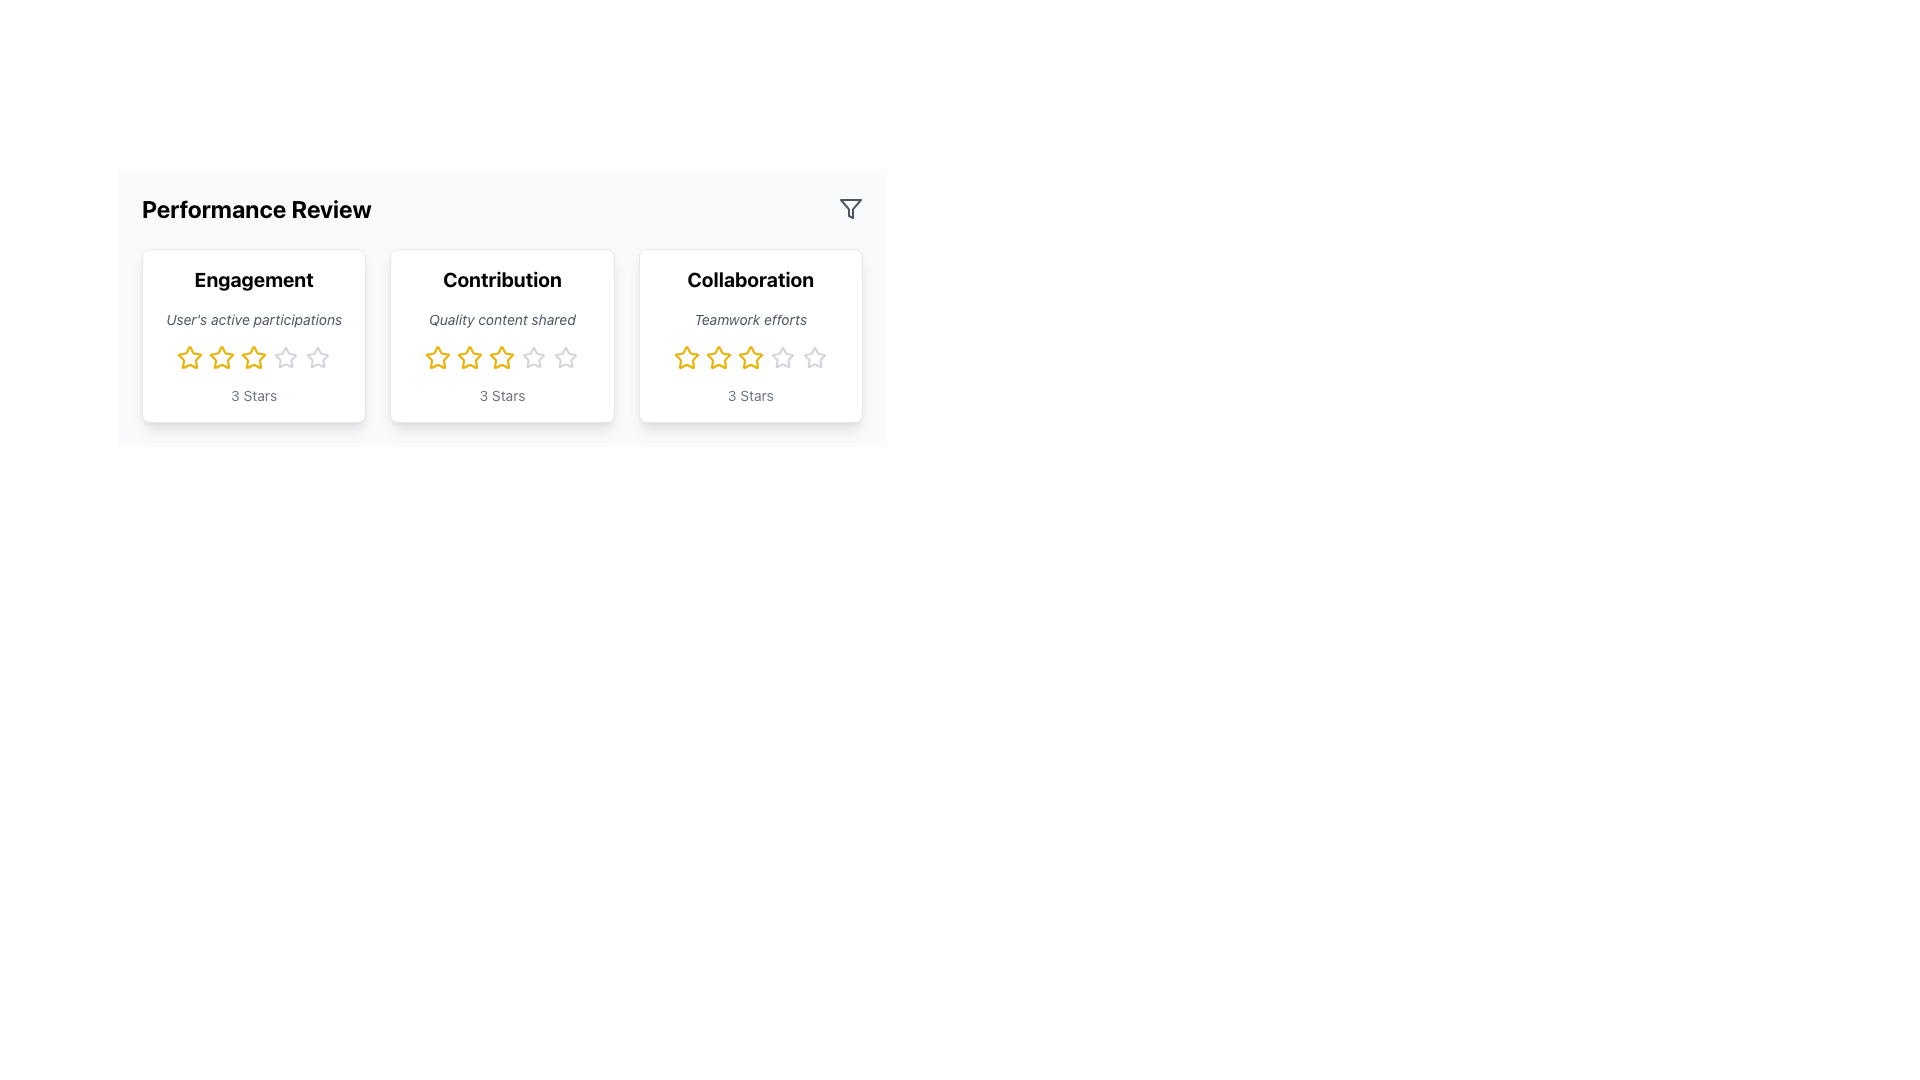 The width and height of the screenshot is (1920, 1080). What do you see at coordinates (253, 357) in the screenshot?
I see `the fourth star icon in the 5-star rating system within the 'Engagement' card of the 'Performance Review' section to indicate that it is selected or interacted with` at bounding box center [253, 357].